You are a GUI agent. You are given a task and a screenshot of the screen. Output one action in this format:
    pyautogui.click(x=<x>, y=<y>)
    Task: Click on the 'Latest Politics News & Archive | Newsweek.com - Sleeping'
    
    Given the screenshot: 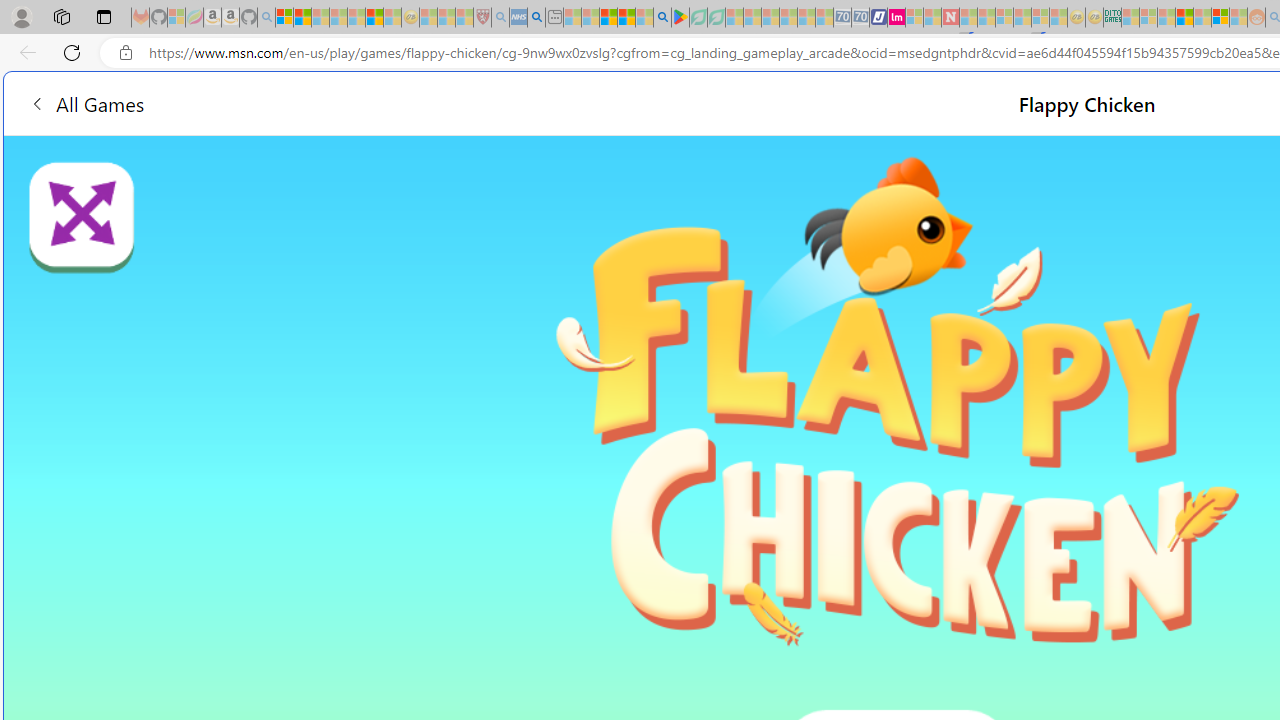 What is the action you would take?
    pyautogui.click(x=949, y=17)
    